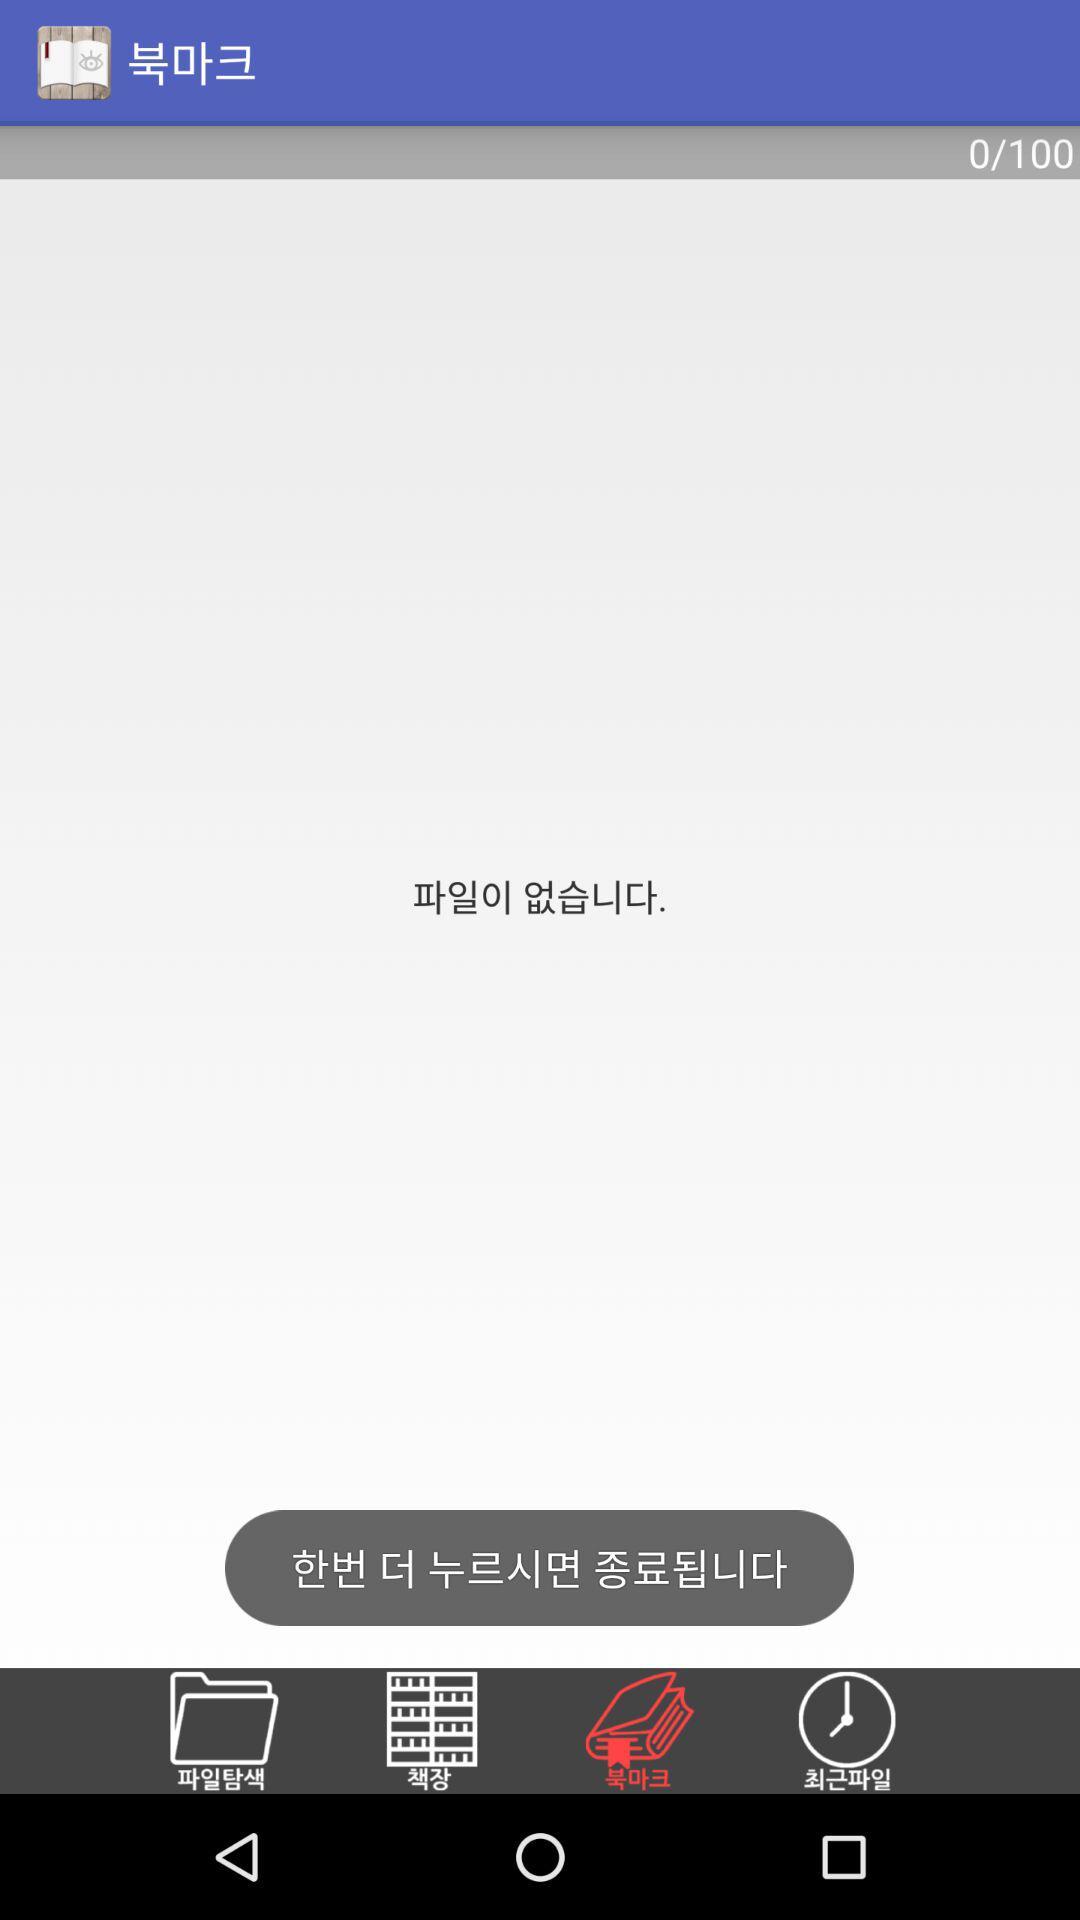 The height and width of the screenshot is (1920, 1080). I want to click on open folder, so click(246, 1730).